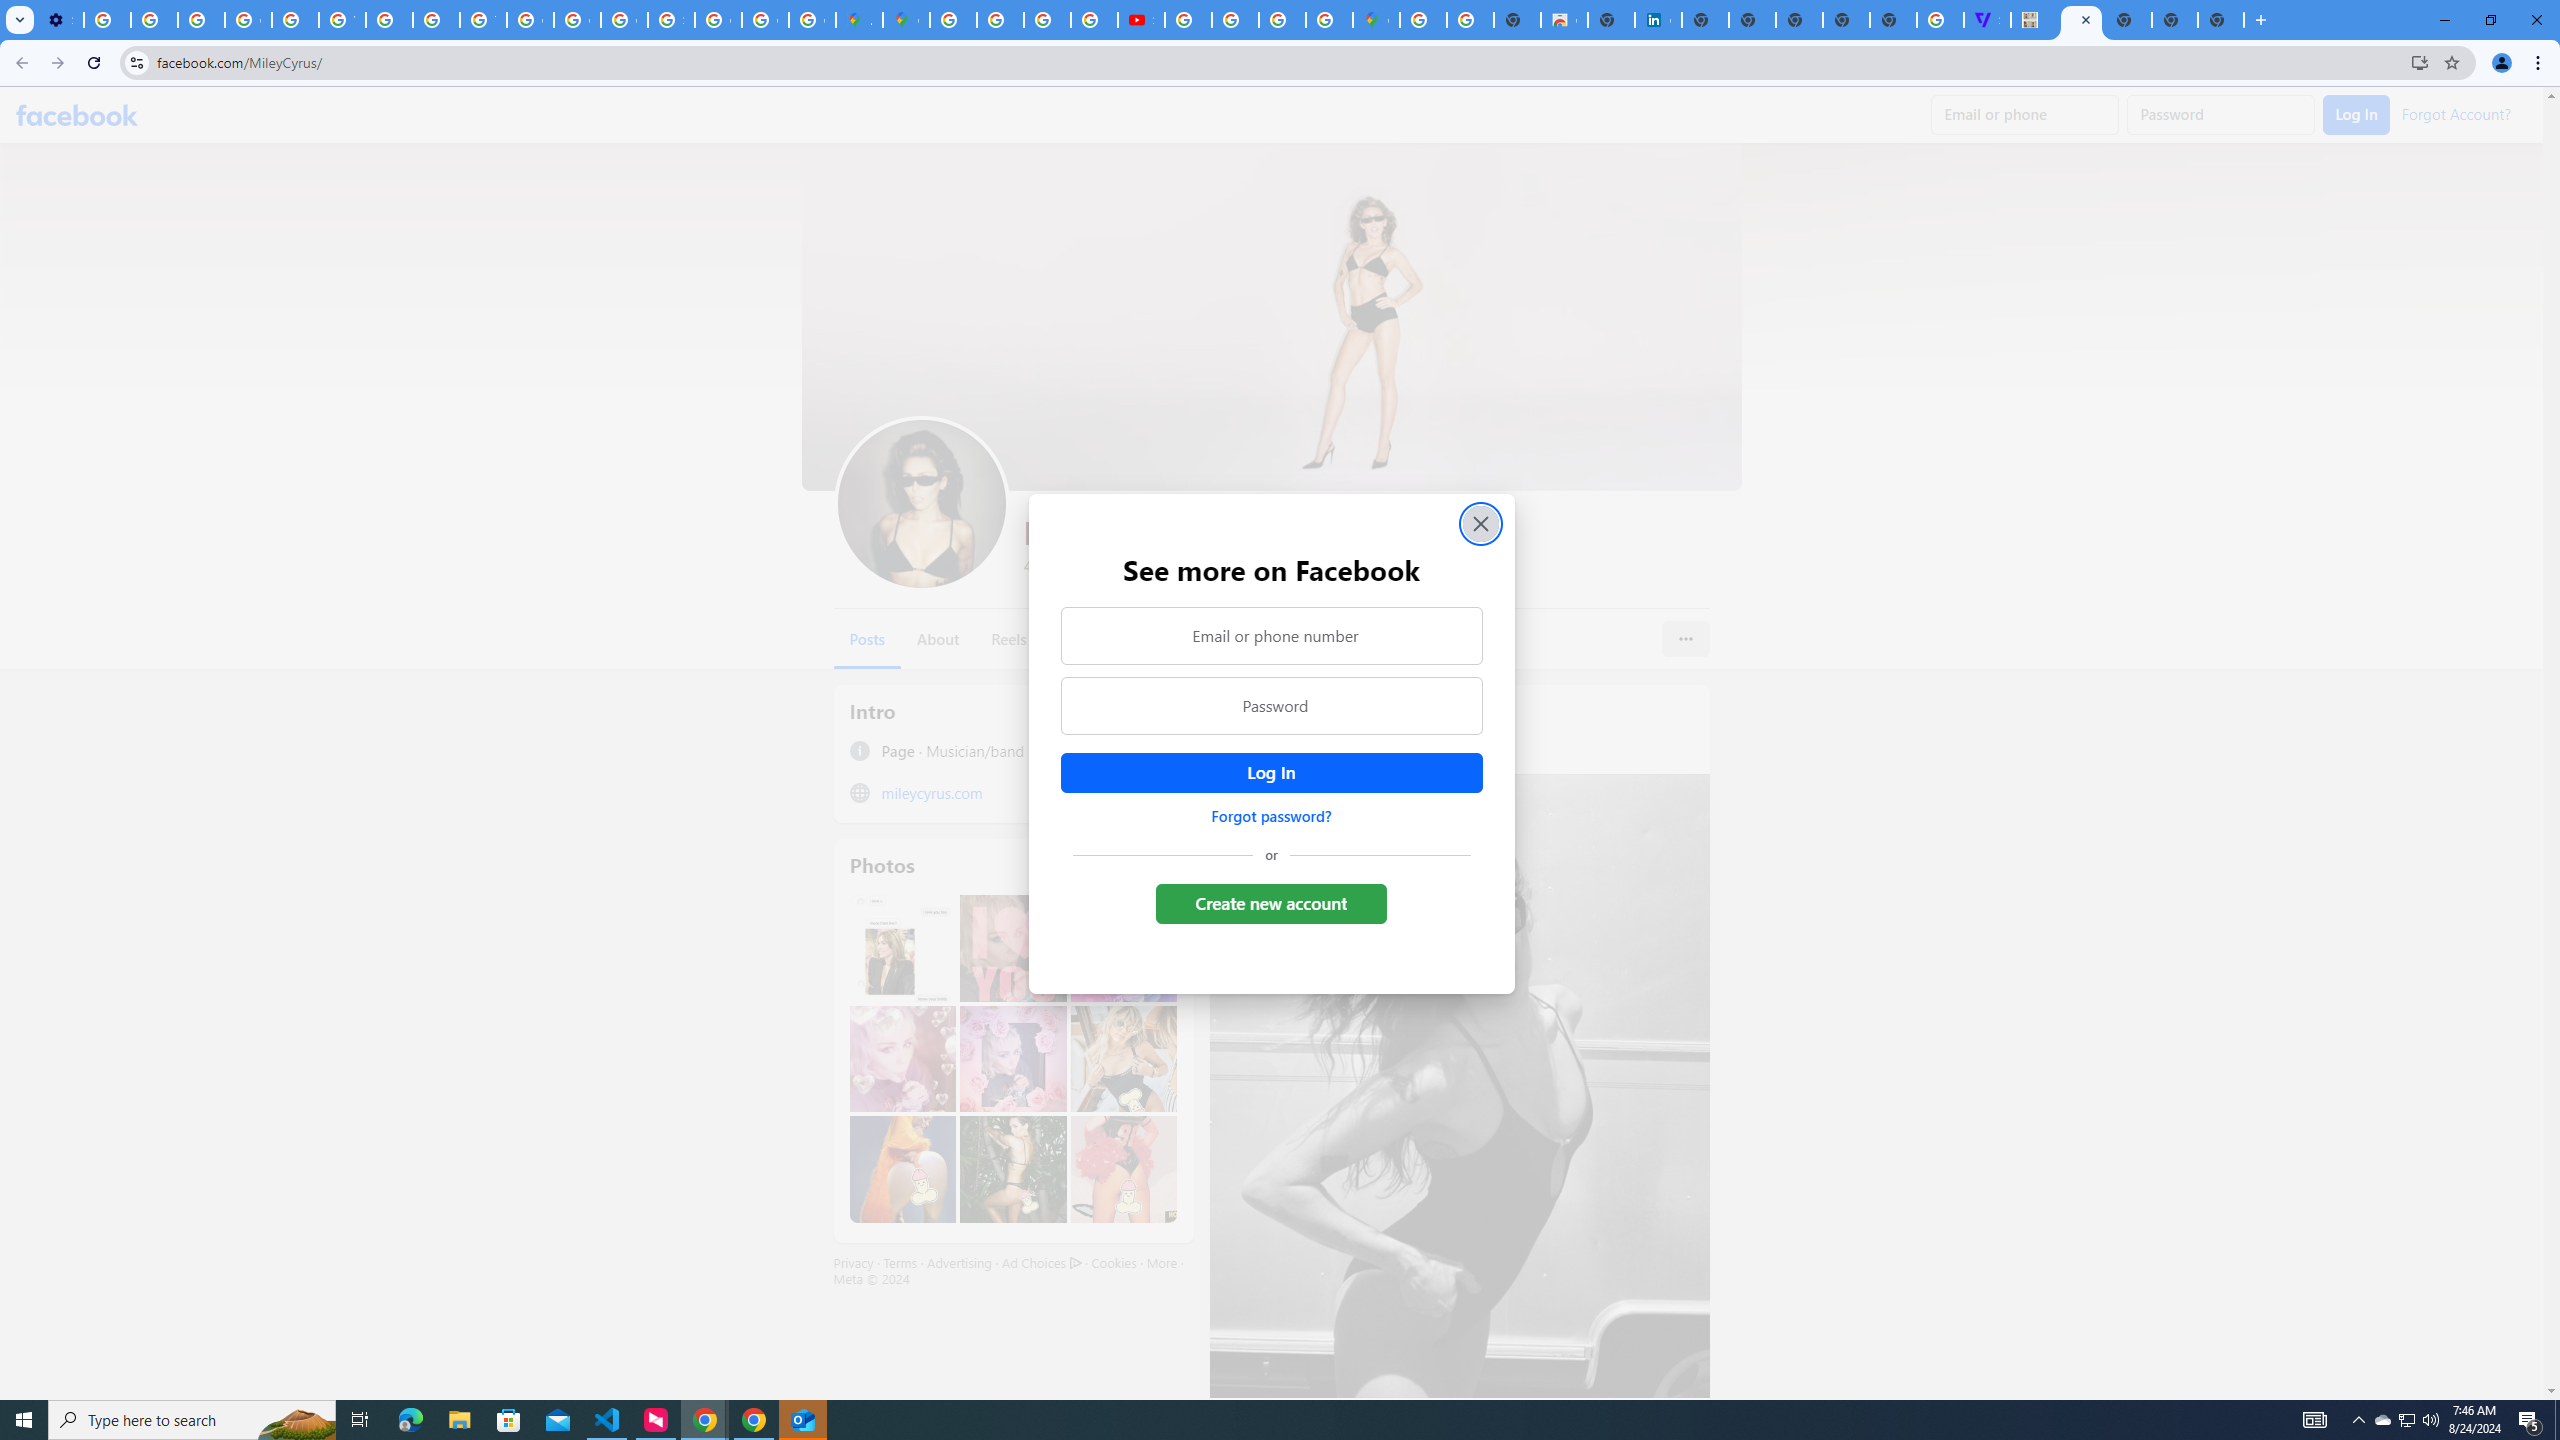 The image size is (2560, 1440). I want to click on 'How Chrome protects your passwords - Google Chrome Help', so click(1189, 19).